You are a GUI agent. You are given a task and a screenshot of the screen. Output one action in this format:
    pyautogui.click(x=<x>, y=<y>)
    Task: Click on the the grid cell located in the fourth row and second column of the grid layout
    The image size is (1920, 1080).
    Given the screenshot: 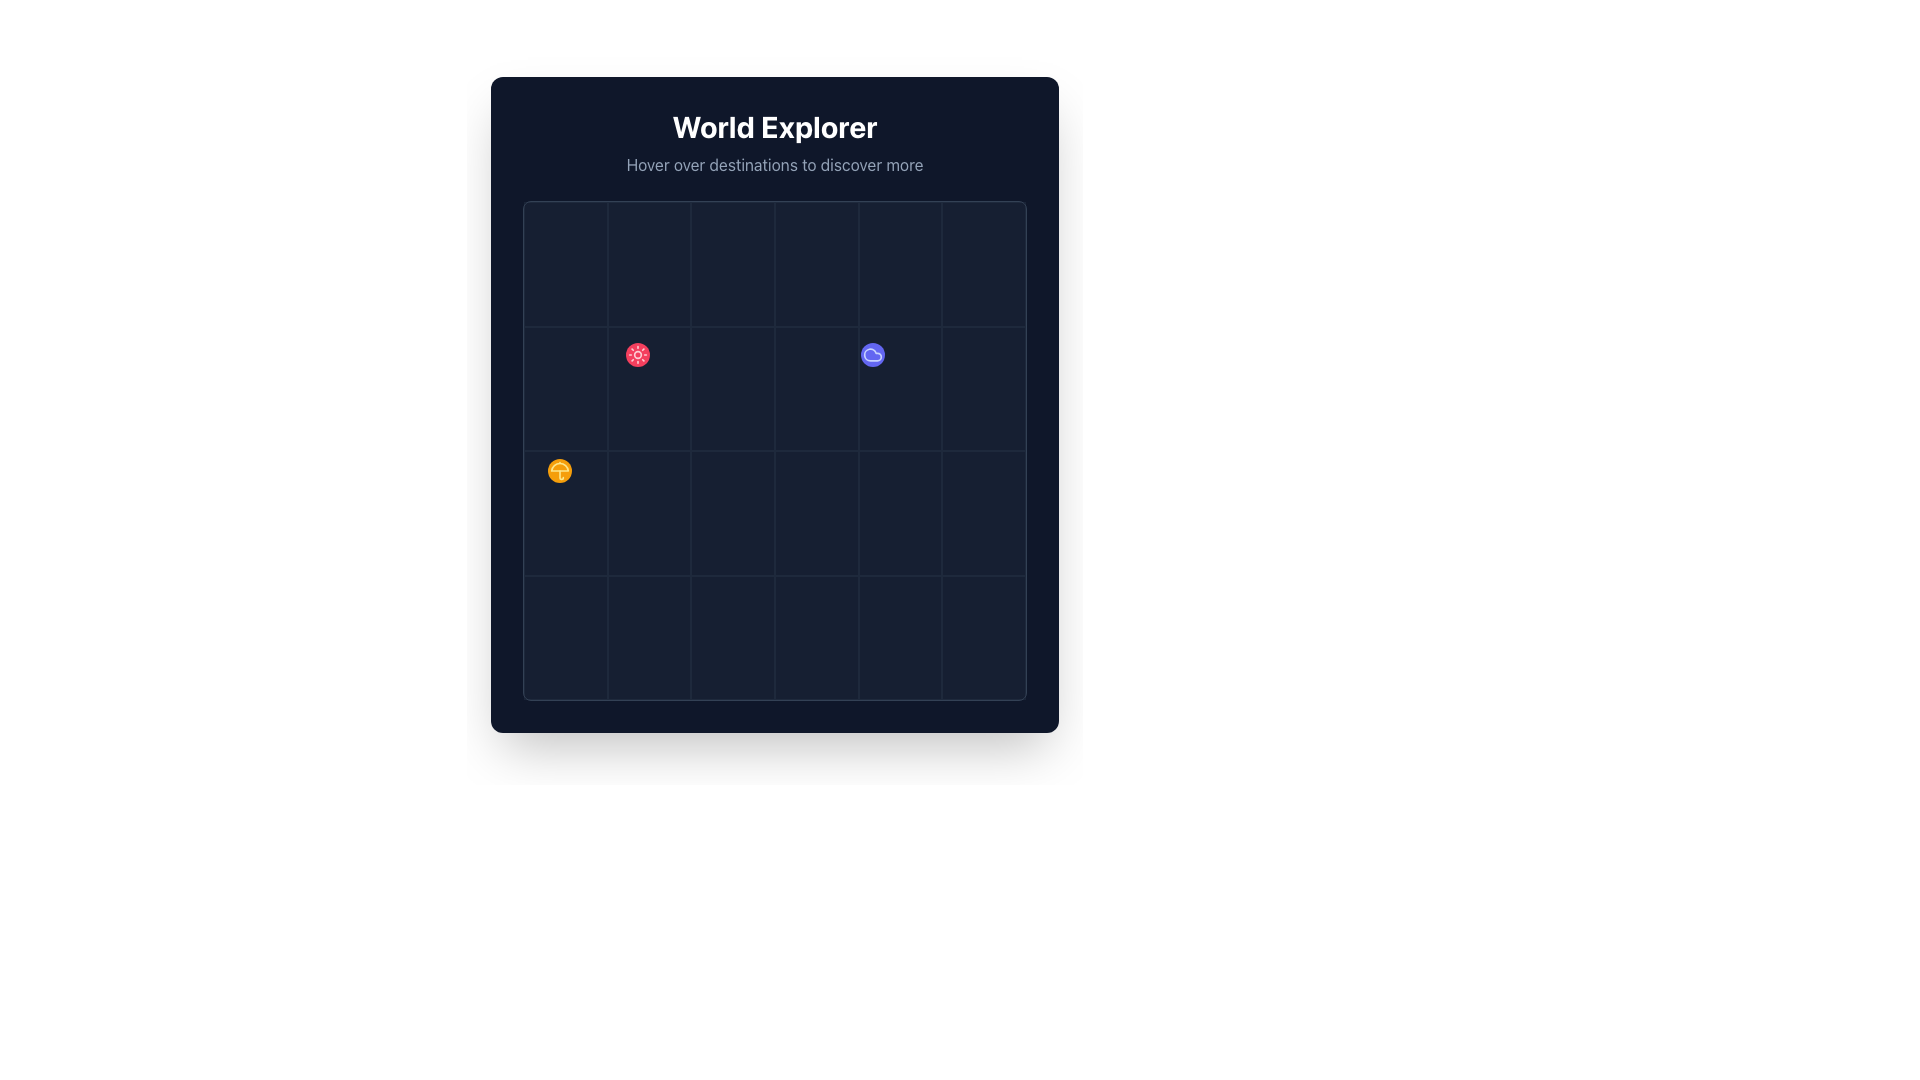 What is the action you would take?
    pyautogui.click(x=649, y=637)
    